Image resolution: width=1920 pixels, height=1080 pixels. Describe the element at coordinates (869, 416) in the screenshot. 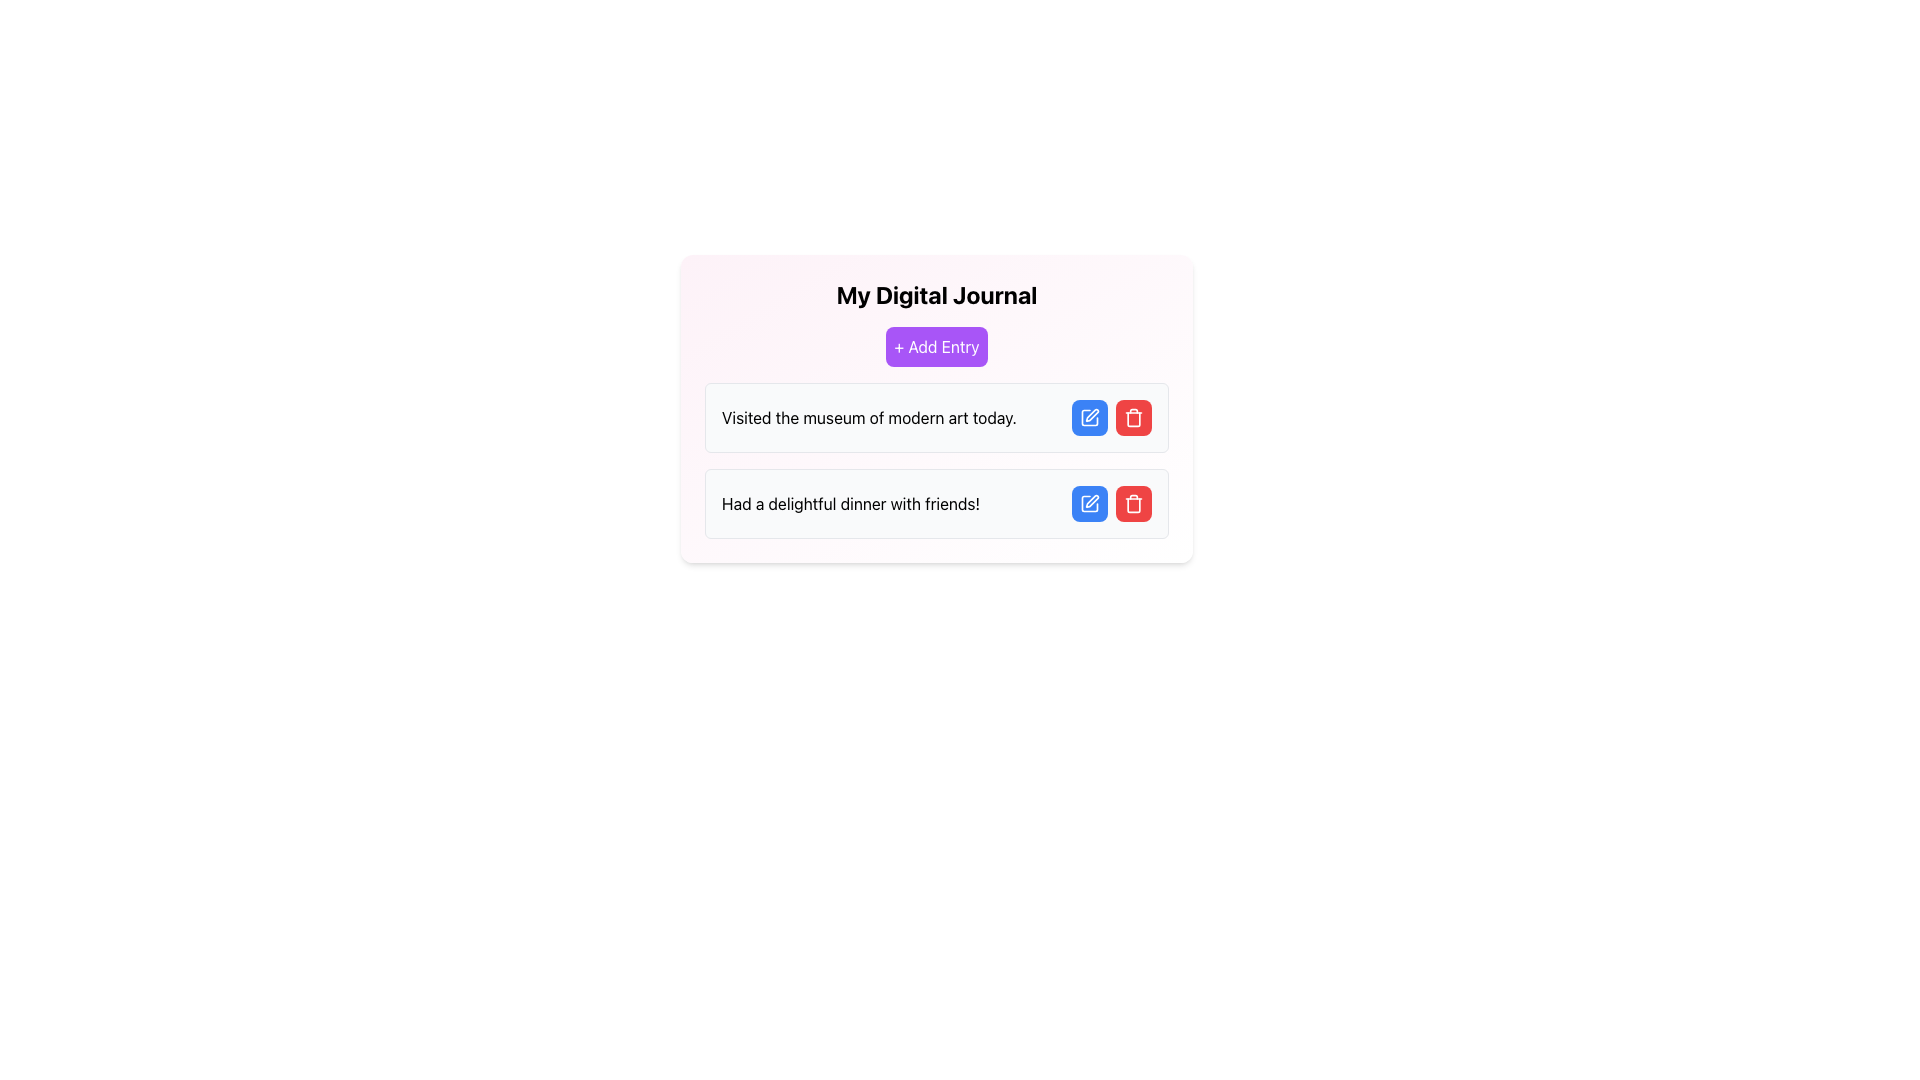

I see `the static text block displaying the first journal entry, positioned centrally between the blue pencil icon and the red trash icon` at that location.